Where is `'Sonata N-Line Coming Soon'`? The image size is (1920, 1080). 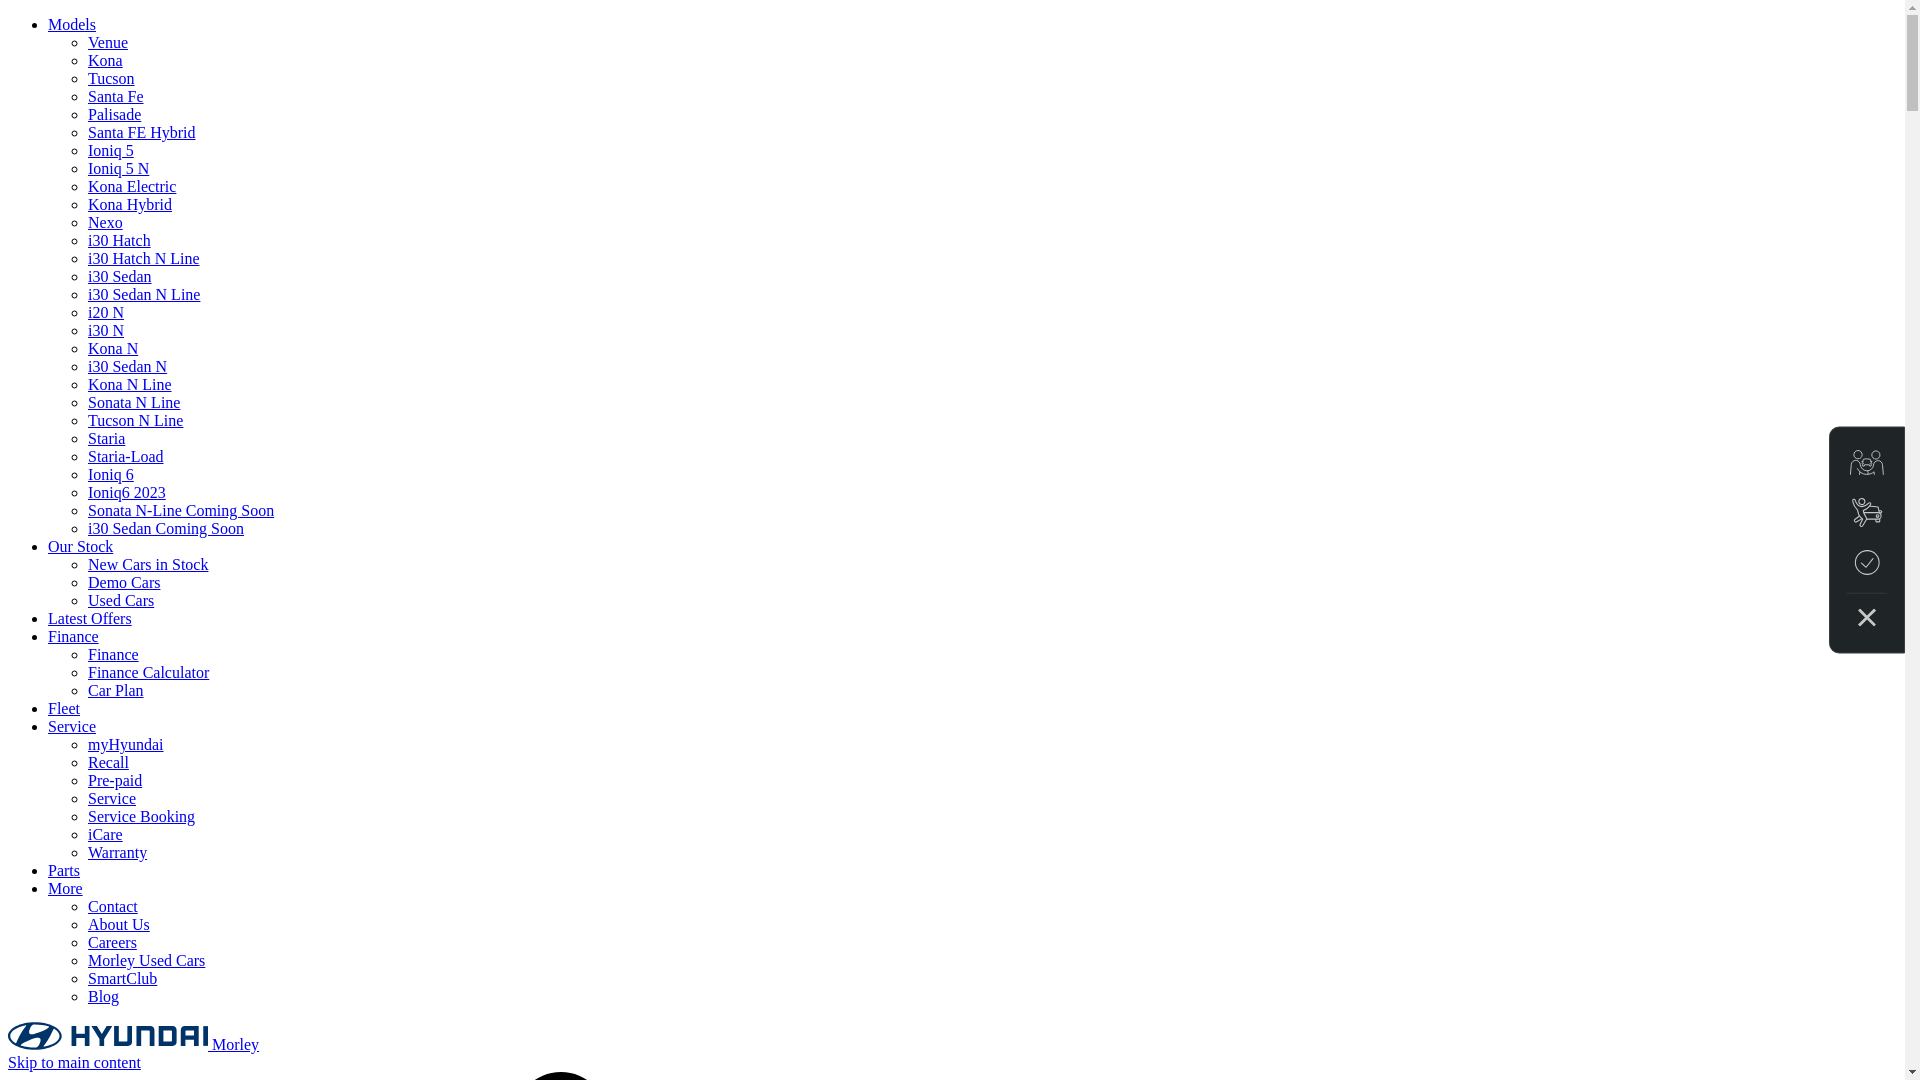
'Sonata N-Line Coming Soon' is located at coordinates (181, 509).